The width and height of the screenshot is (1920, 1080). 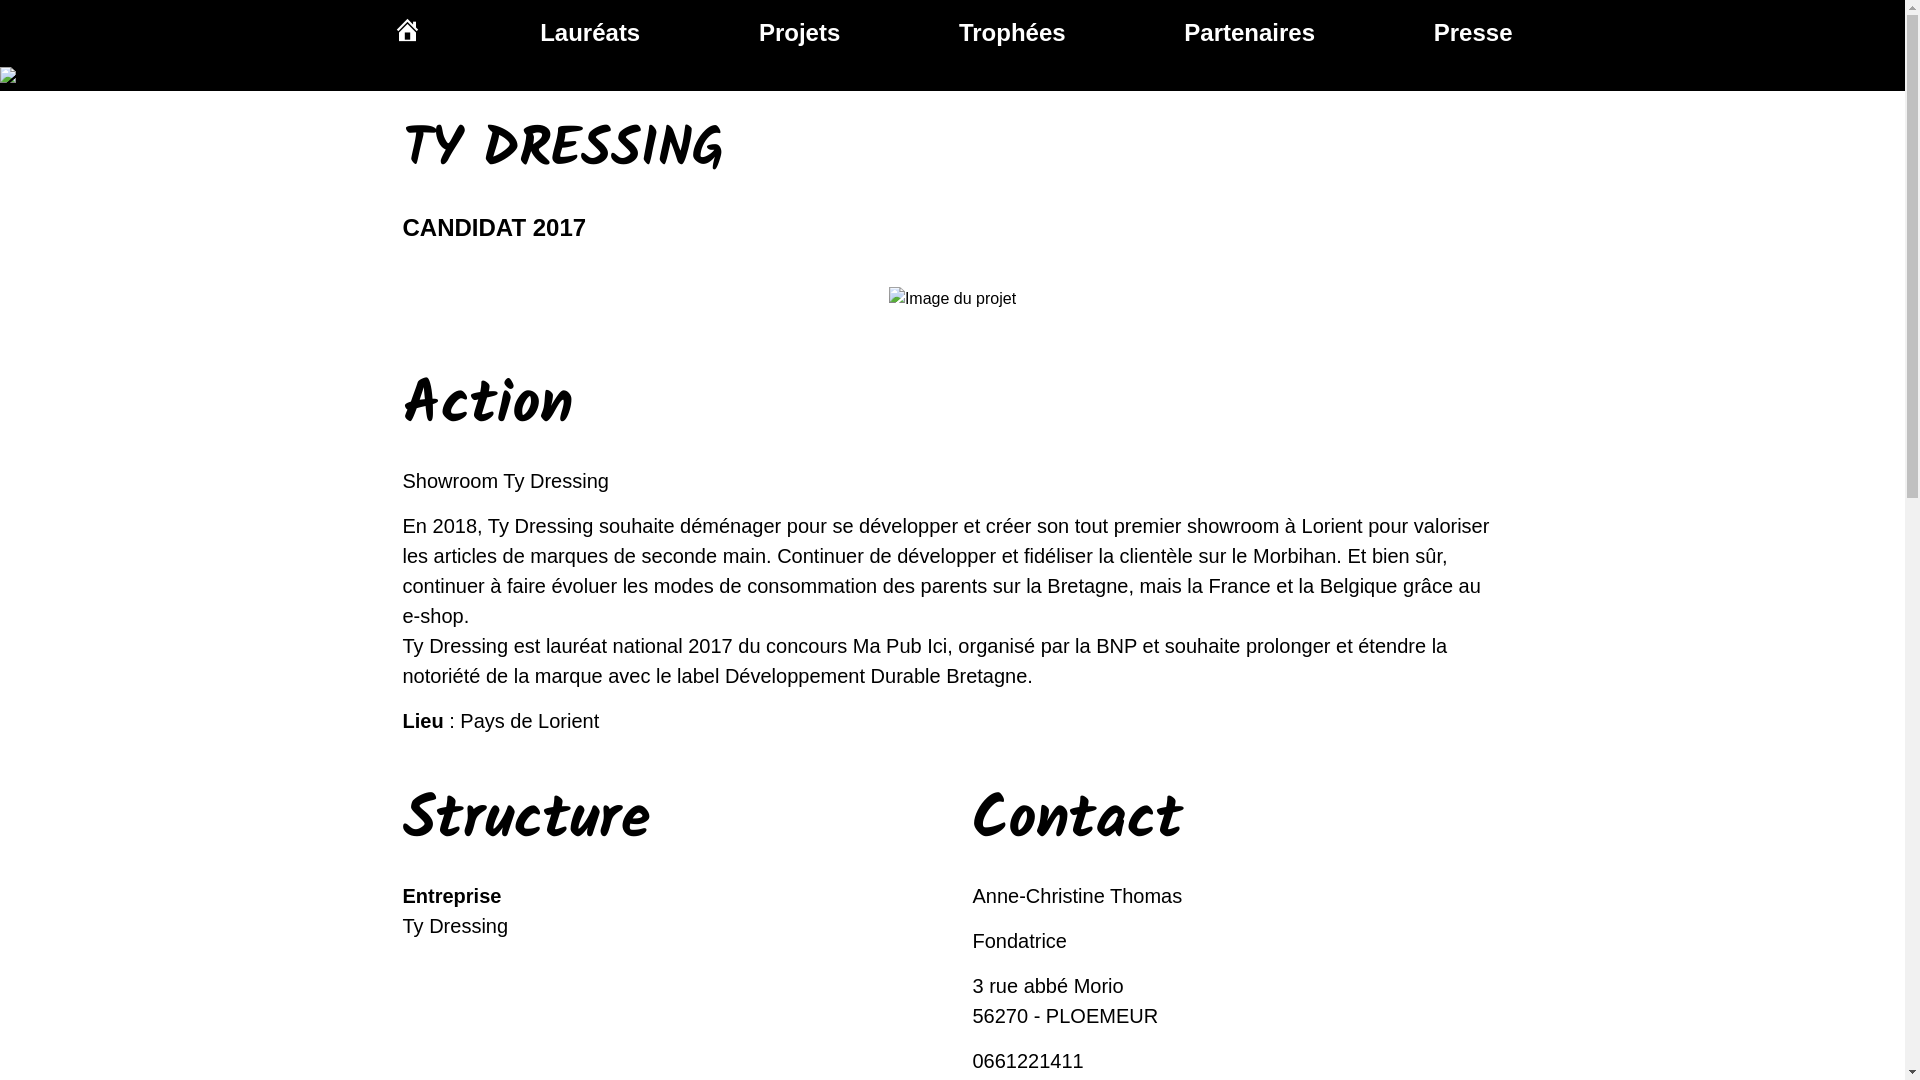 I want to click on 'Accueil', so click(x=405, y=32).